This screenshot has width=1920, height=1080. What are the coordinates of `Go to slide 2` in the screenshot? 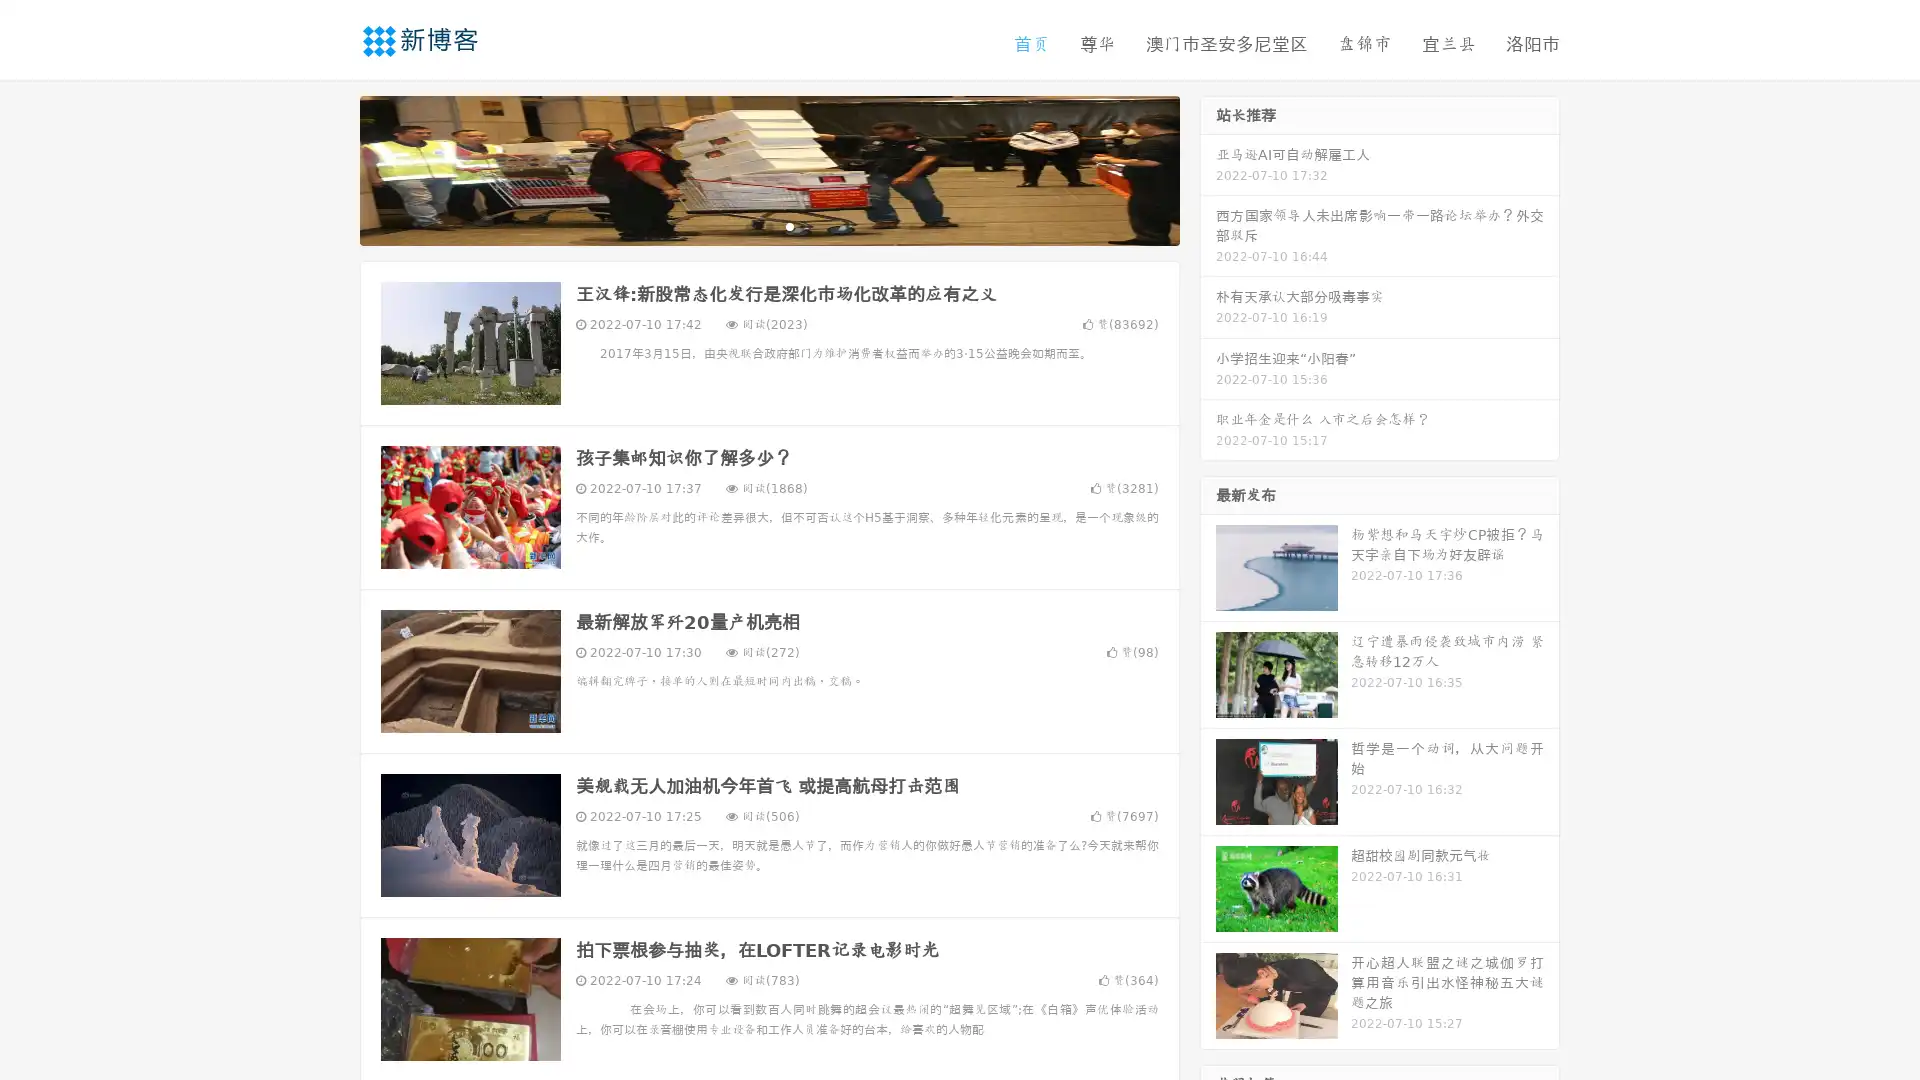 It's located at (768, 225).